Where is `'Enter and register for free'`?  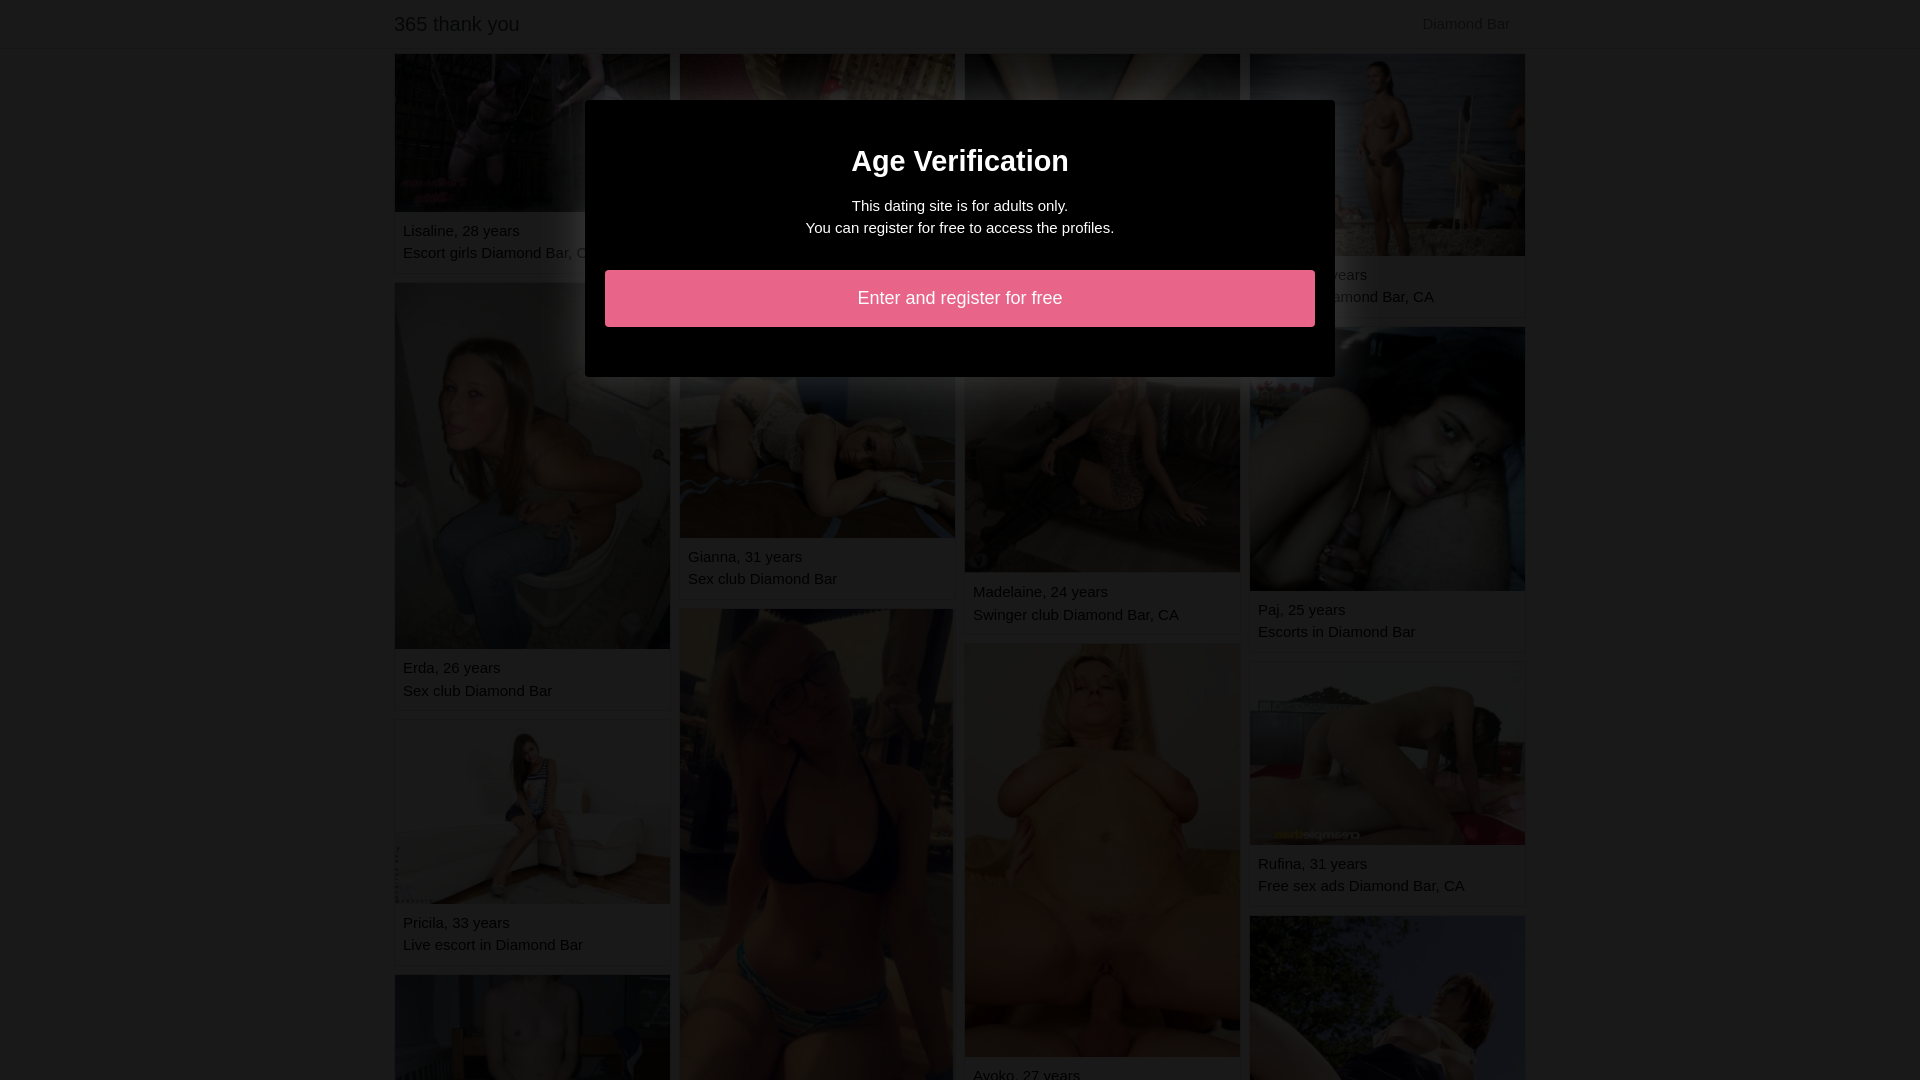 'Enter and register for free' is located at coordinates (960, 298).